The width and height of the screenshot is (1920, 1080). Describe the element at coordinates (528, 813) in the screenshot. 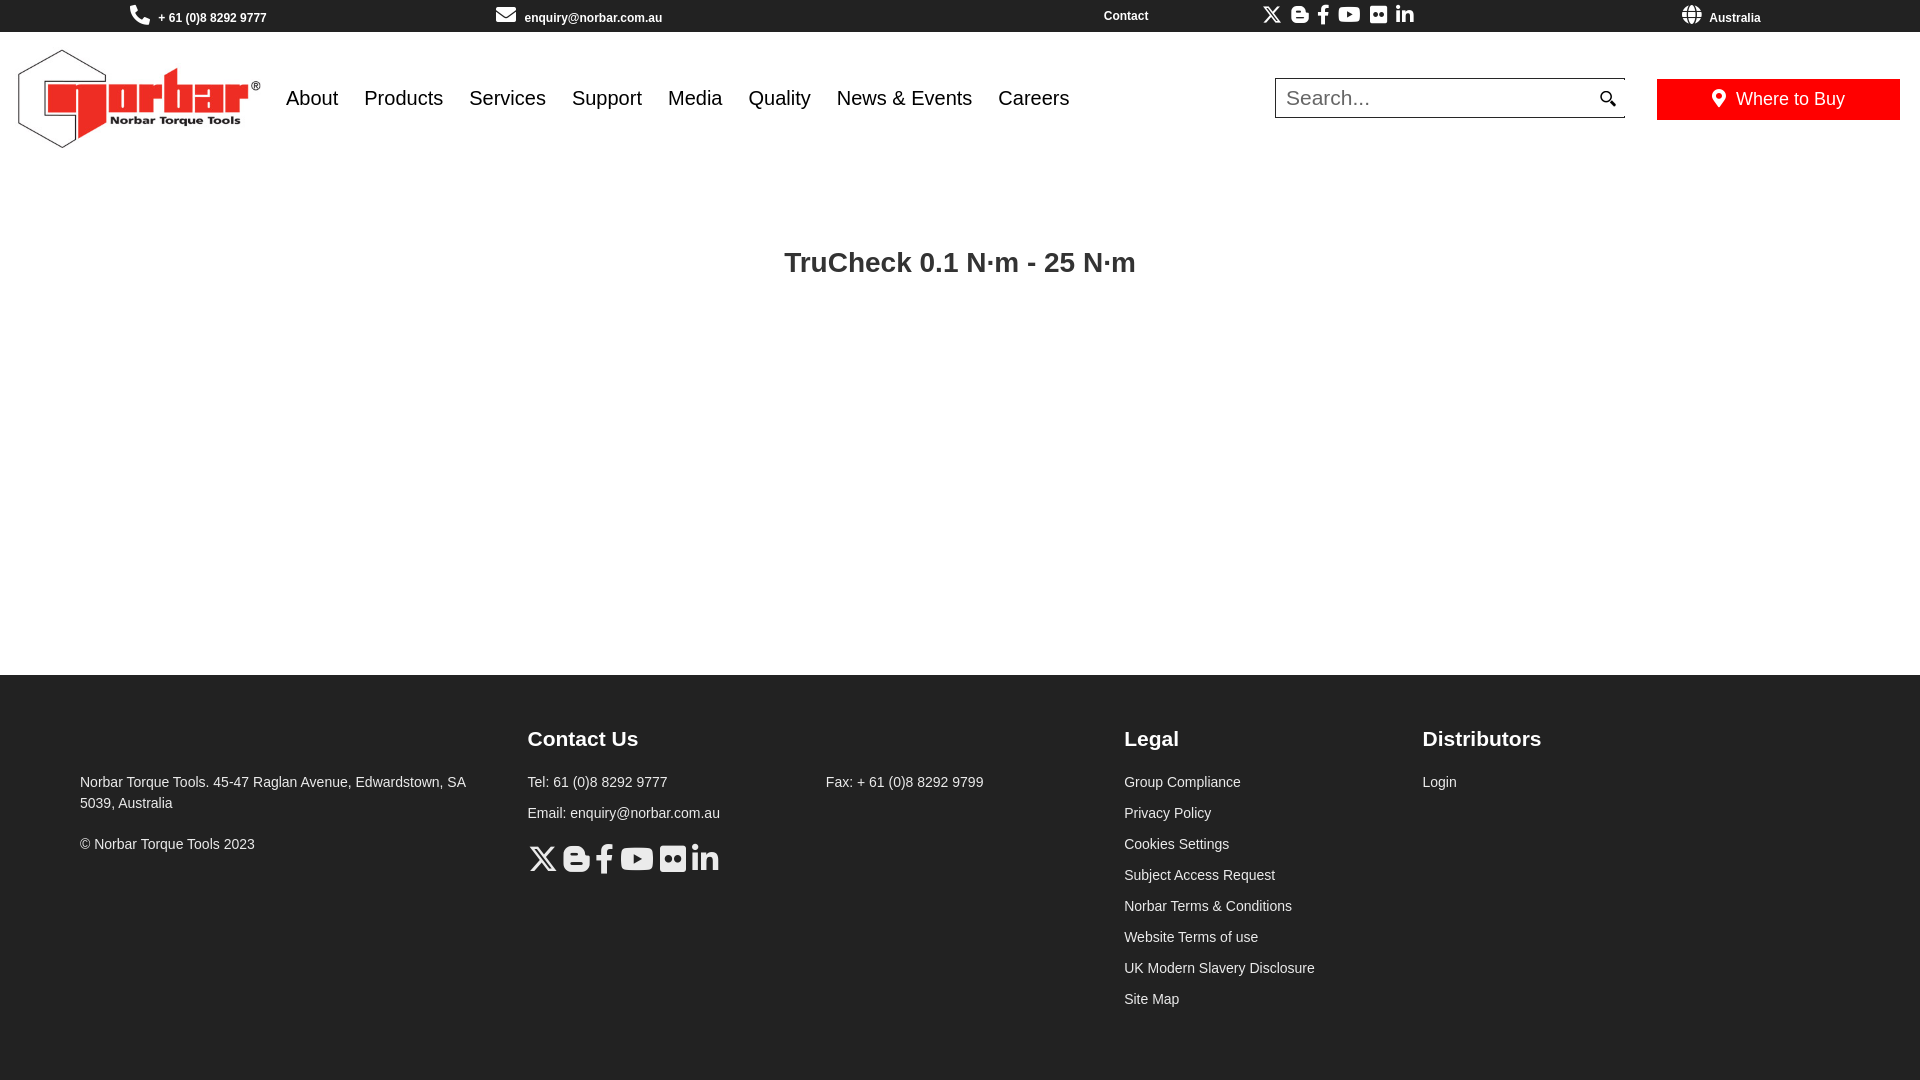

I see `'Email: enquiry@norbar.com.au'` at that location.